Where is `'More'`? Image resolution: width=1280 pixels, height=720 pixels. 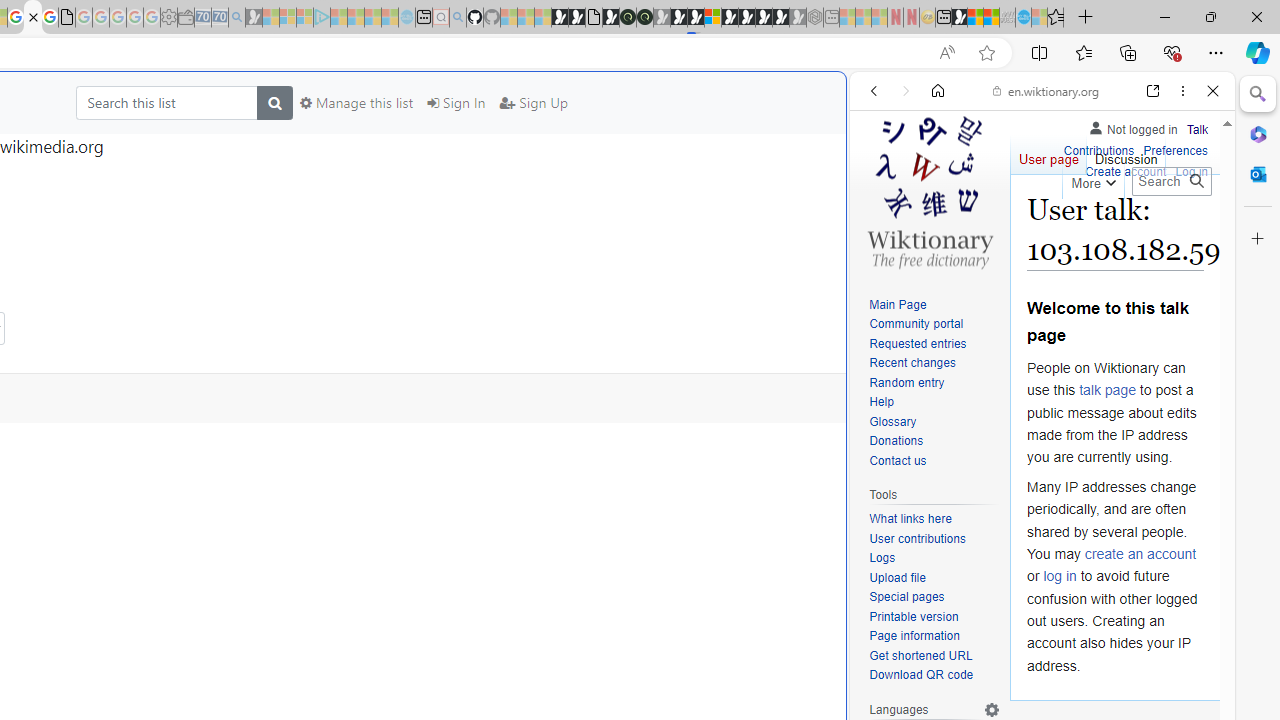 'More' is located at coordinates (1092, 178).